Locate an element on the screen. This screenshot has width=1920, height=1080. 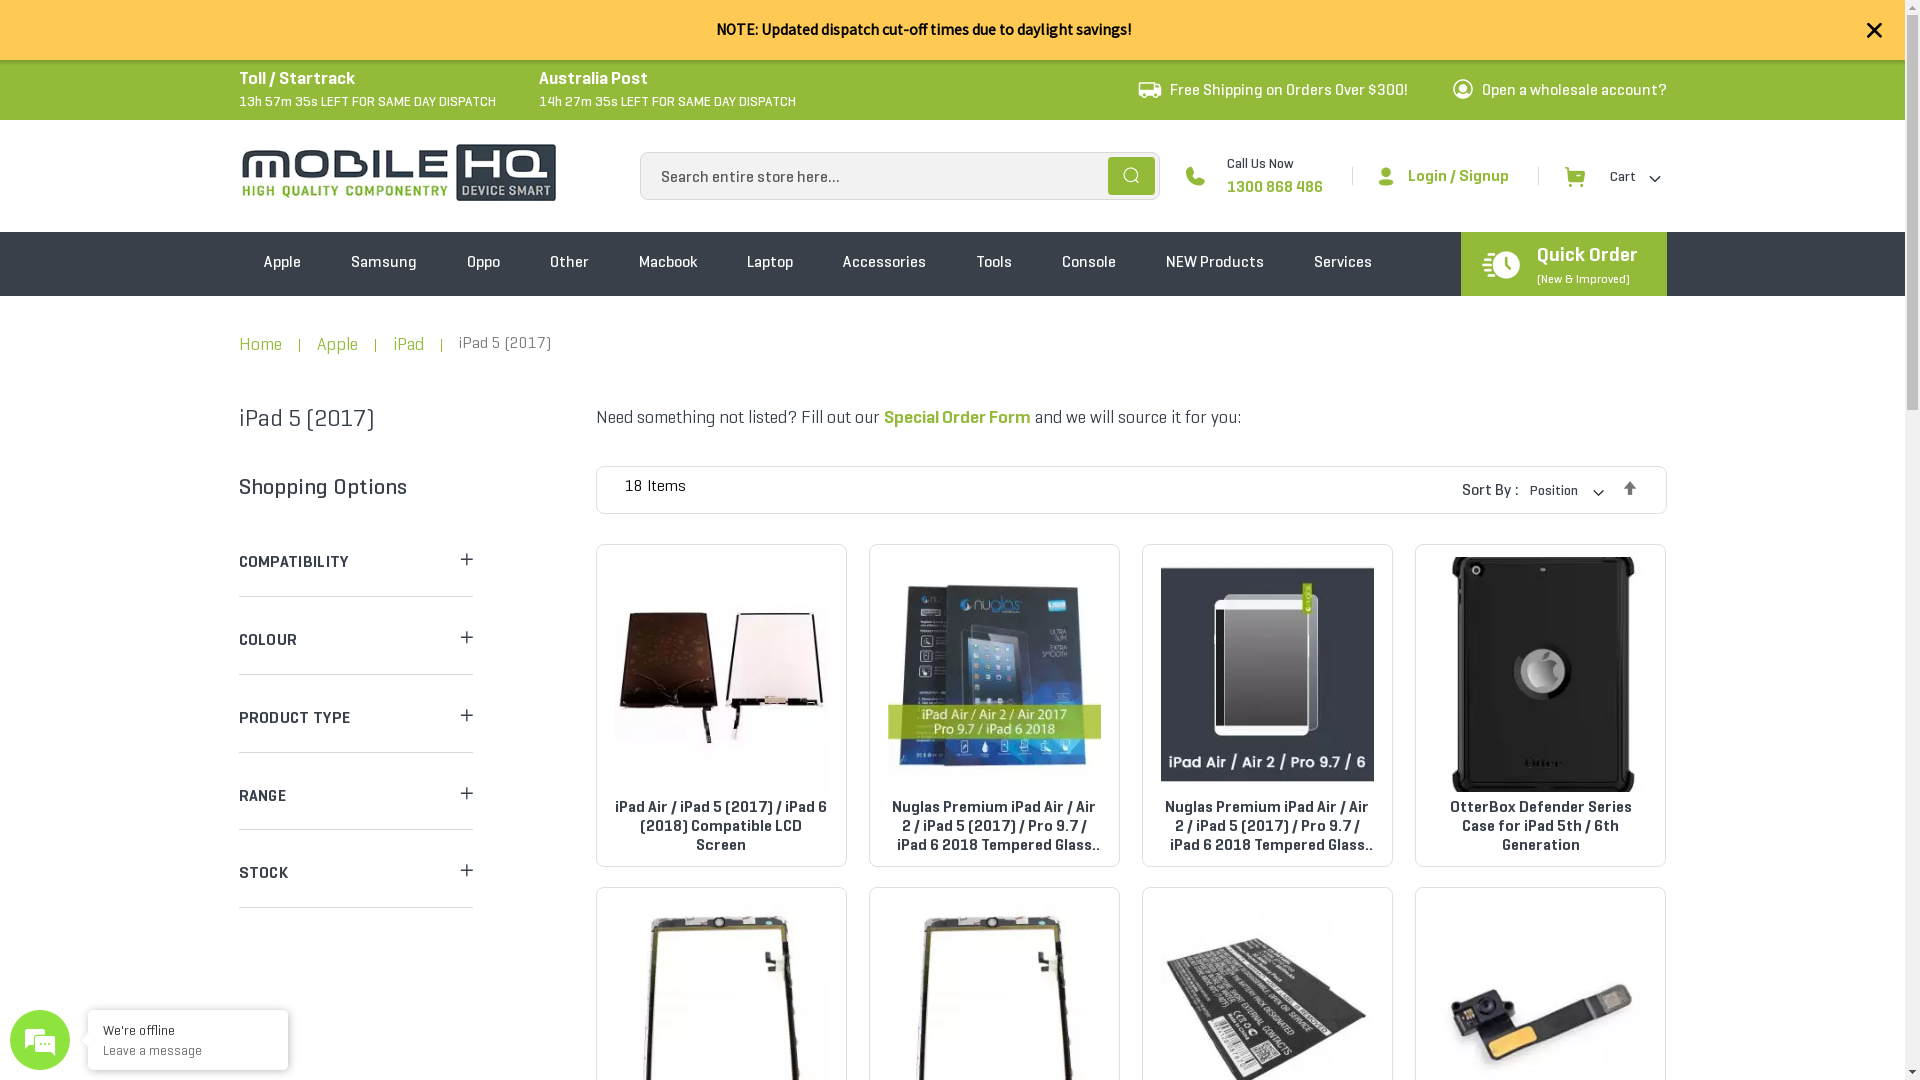
'Signup' is located at coordinates (1483, 114).